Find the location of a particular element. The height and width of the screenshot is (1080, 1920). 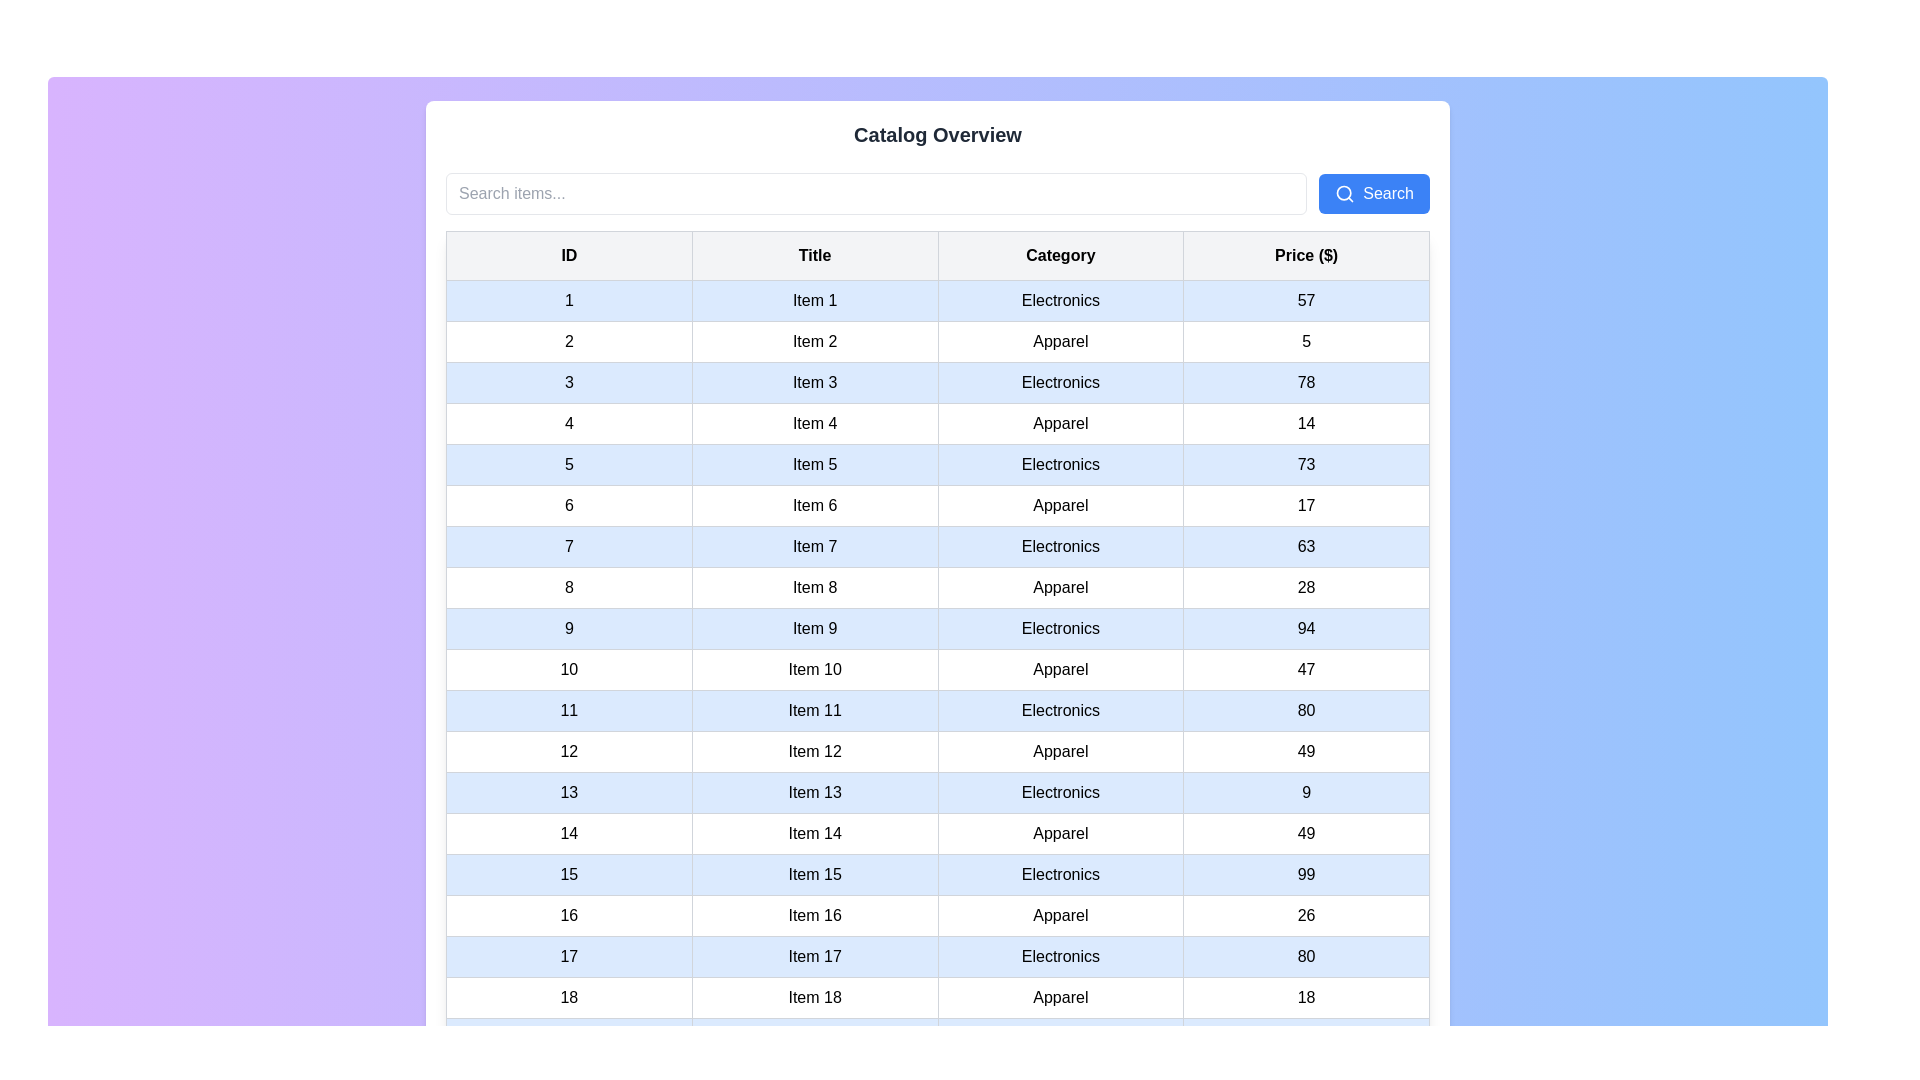

the 'Apparel' text display element in the 'Category' column of the table associated with 'Item 16' is located at coordinates (1059, 915).